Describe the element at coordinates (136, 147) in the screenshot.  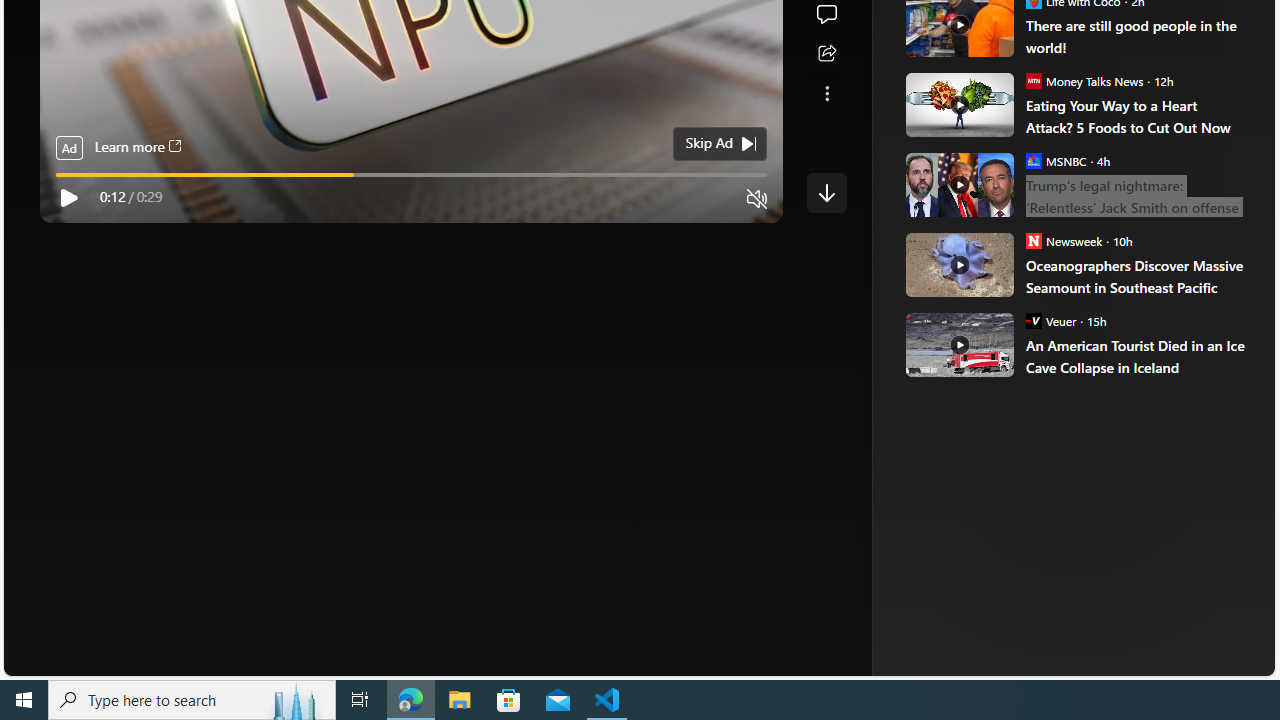
I see `'Learn more'` at that location.